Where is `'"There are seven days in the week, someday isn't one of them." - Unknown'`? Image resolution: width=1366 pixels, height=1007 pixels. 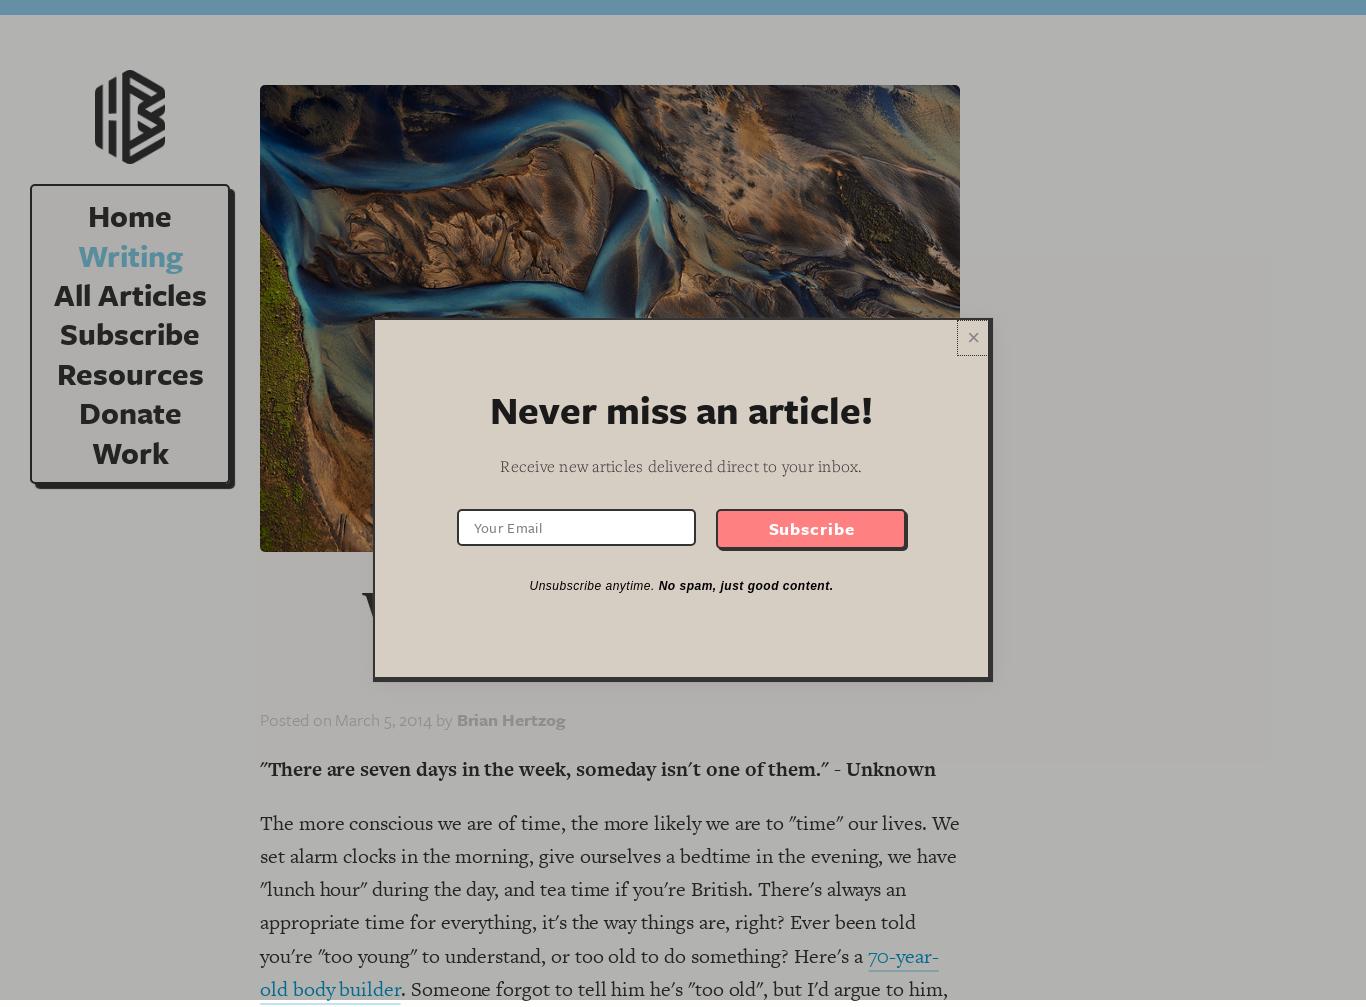 '"There are seven days in the week, someday isn't one of them." - Unknown' is located at coordinates (596, 767).